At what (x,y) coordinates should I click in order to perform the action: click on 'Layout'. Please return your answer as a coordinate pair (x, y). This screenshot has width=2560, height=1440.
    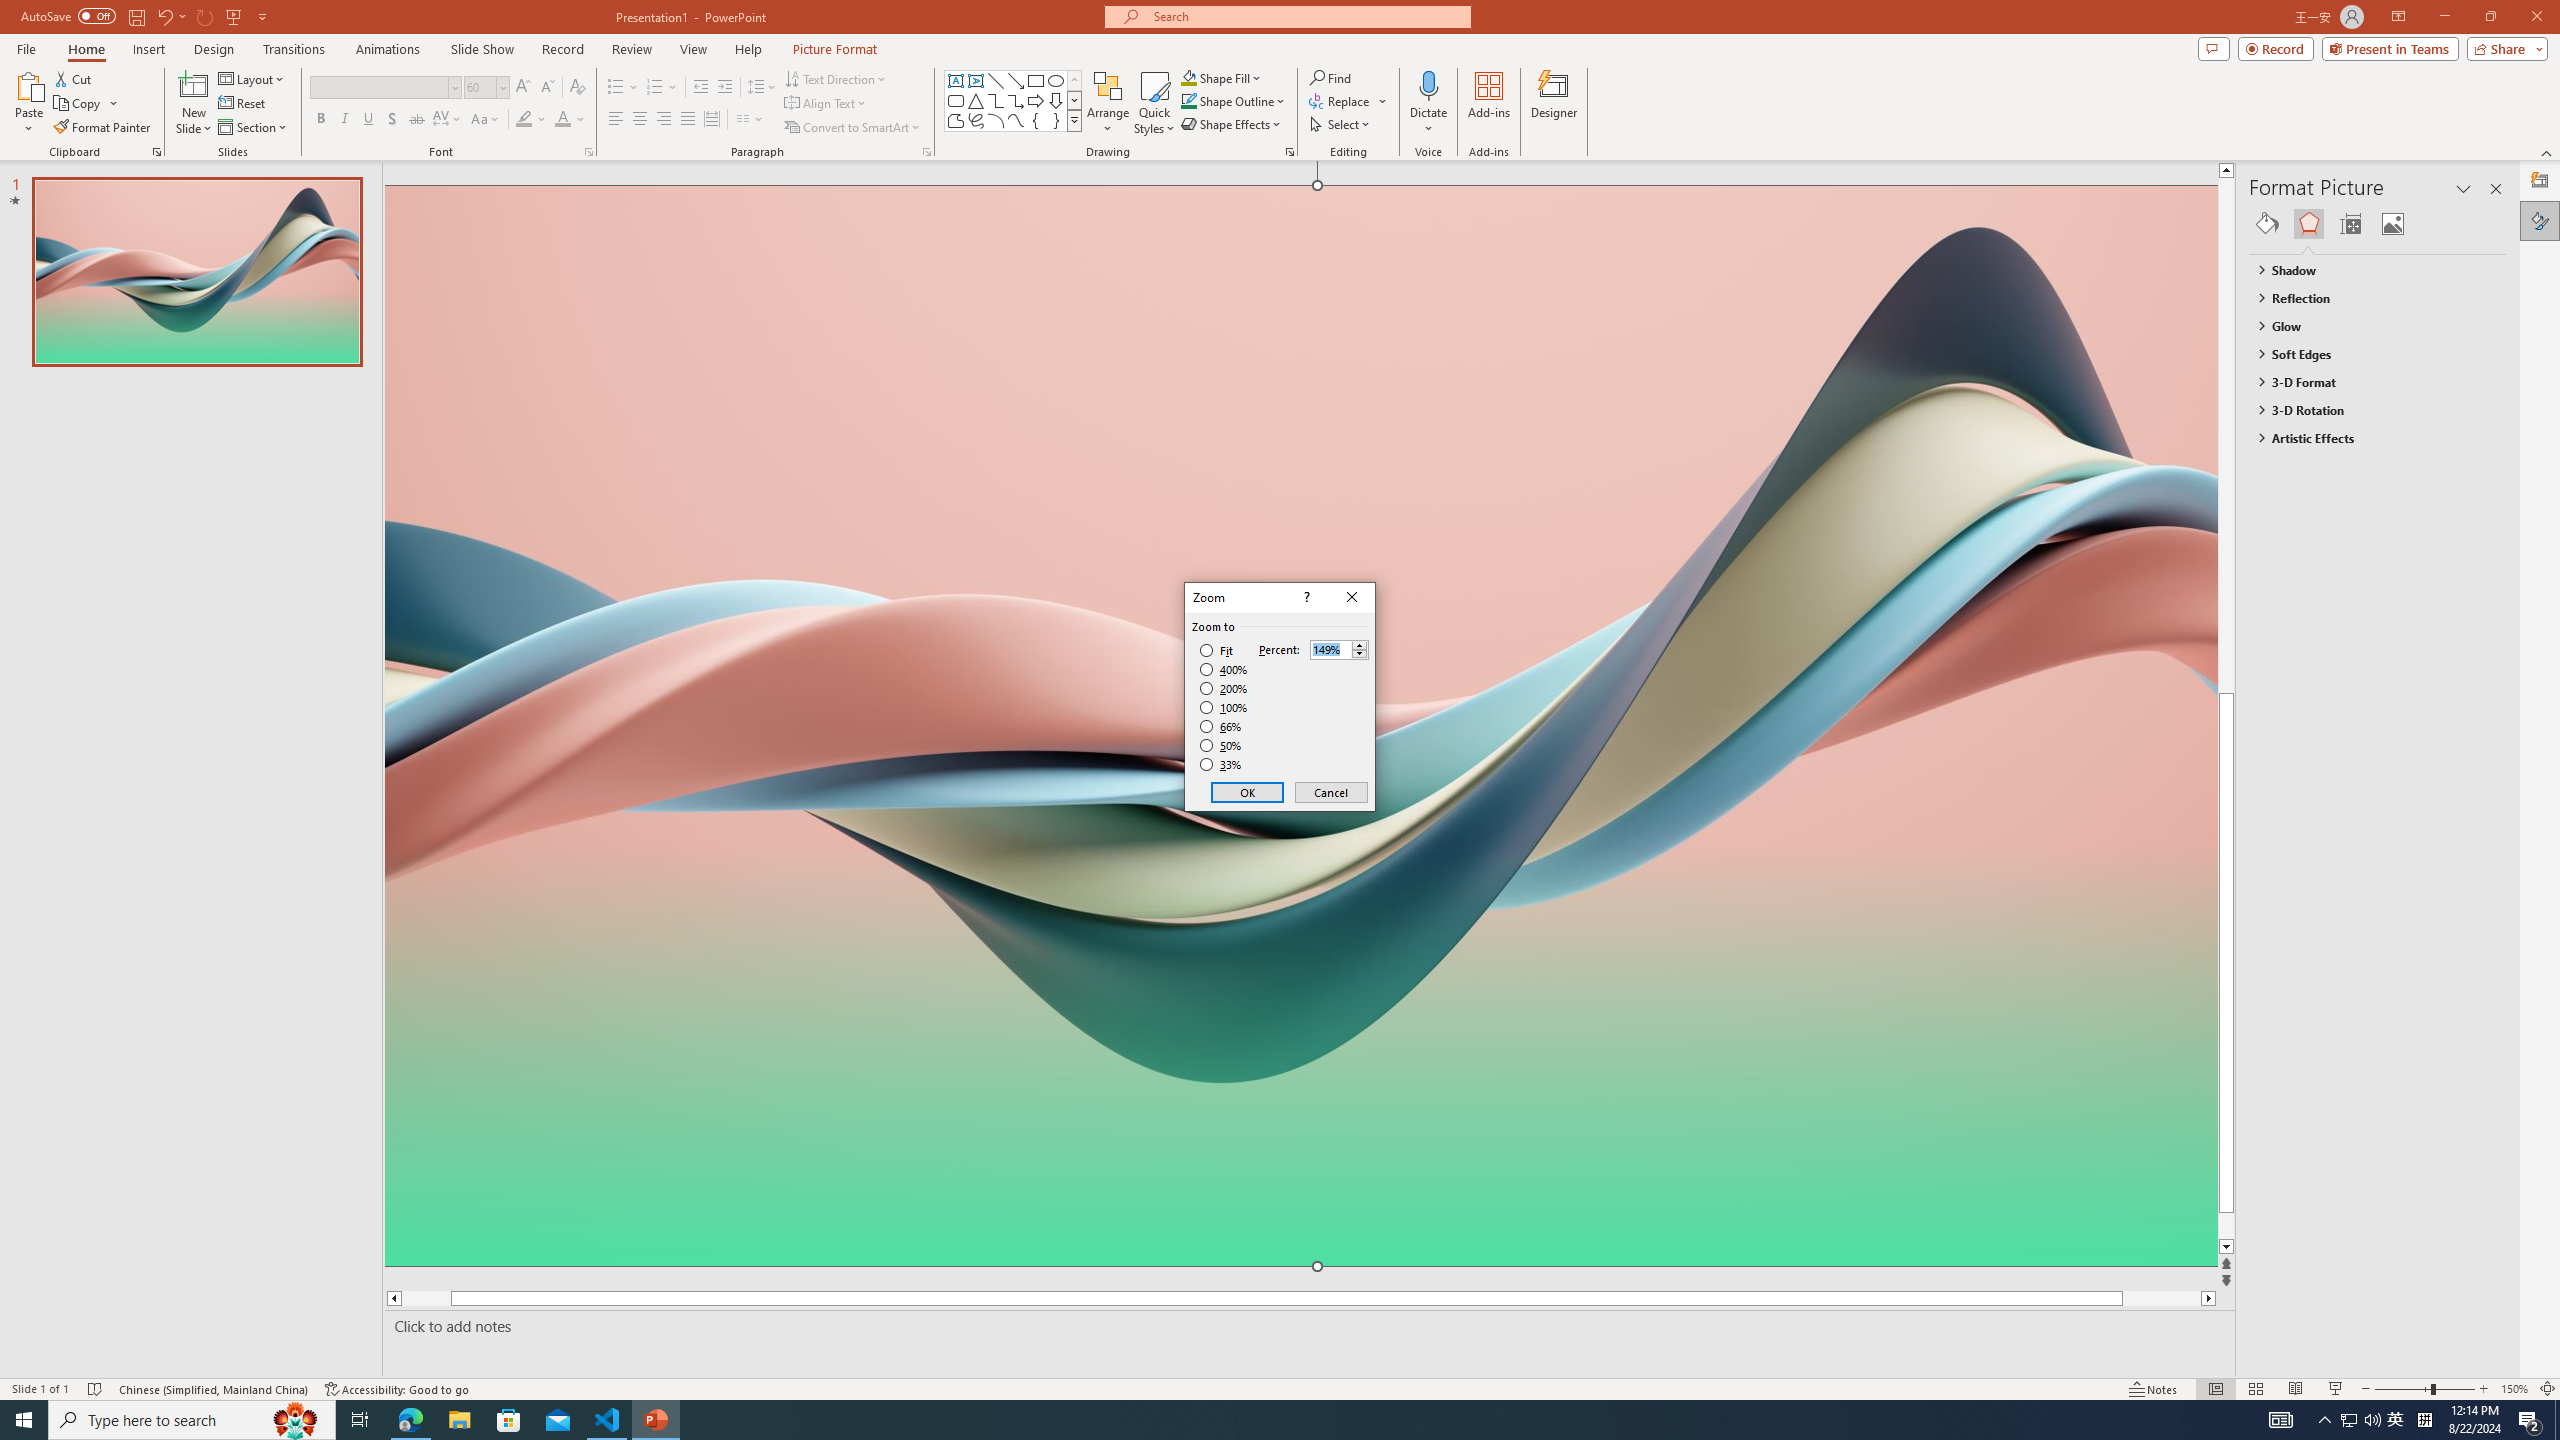
    Looking at the image, I should click on (252, 78).